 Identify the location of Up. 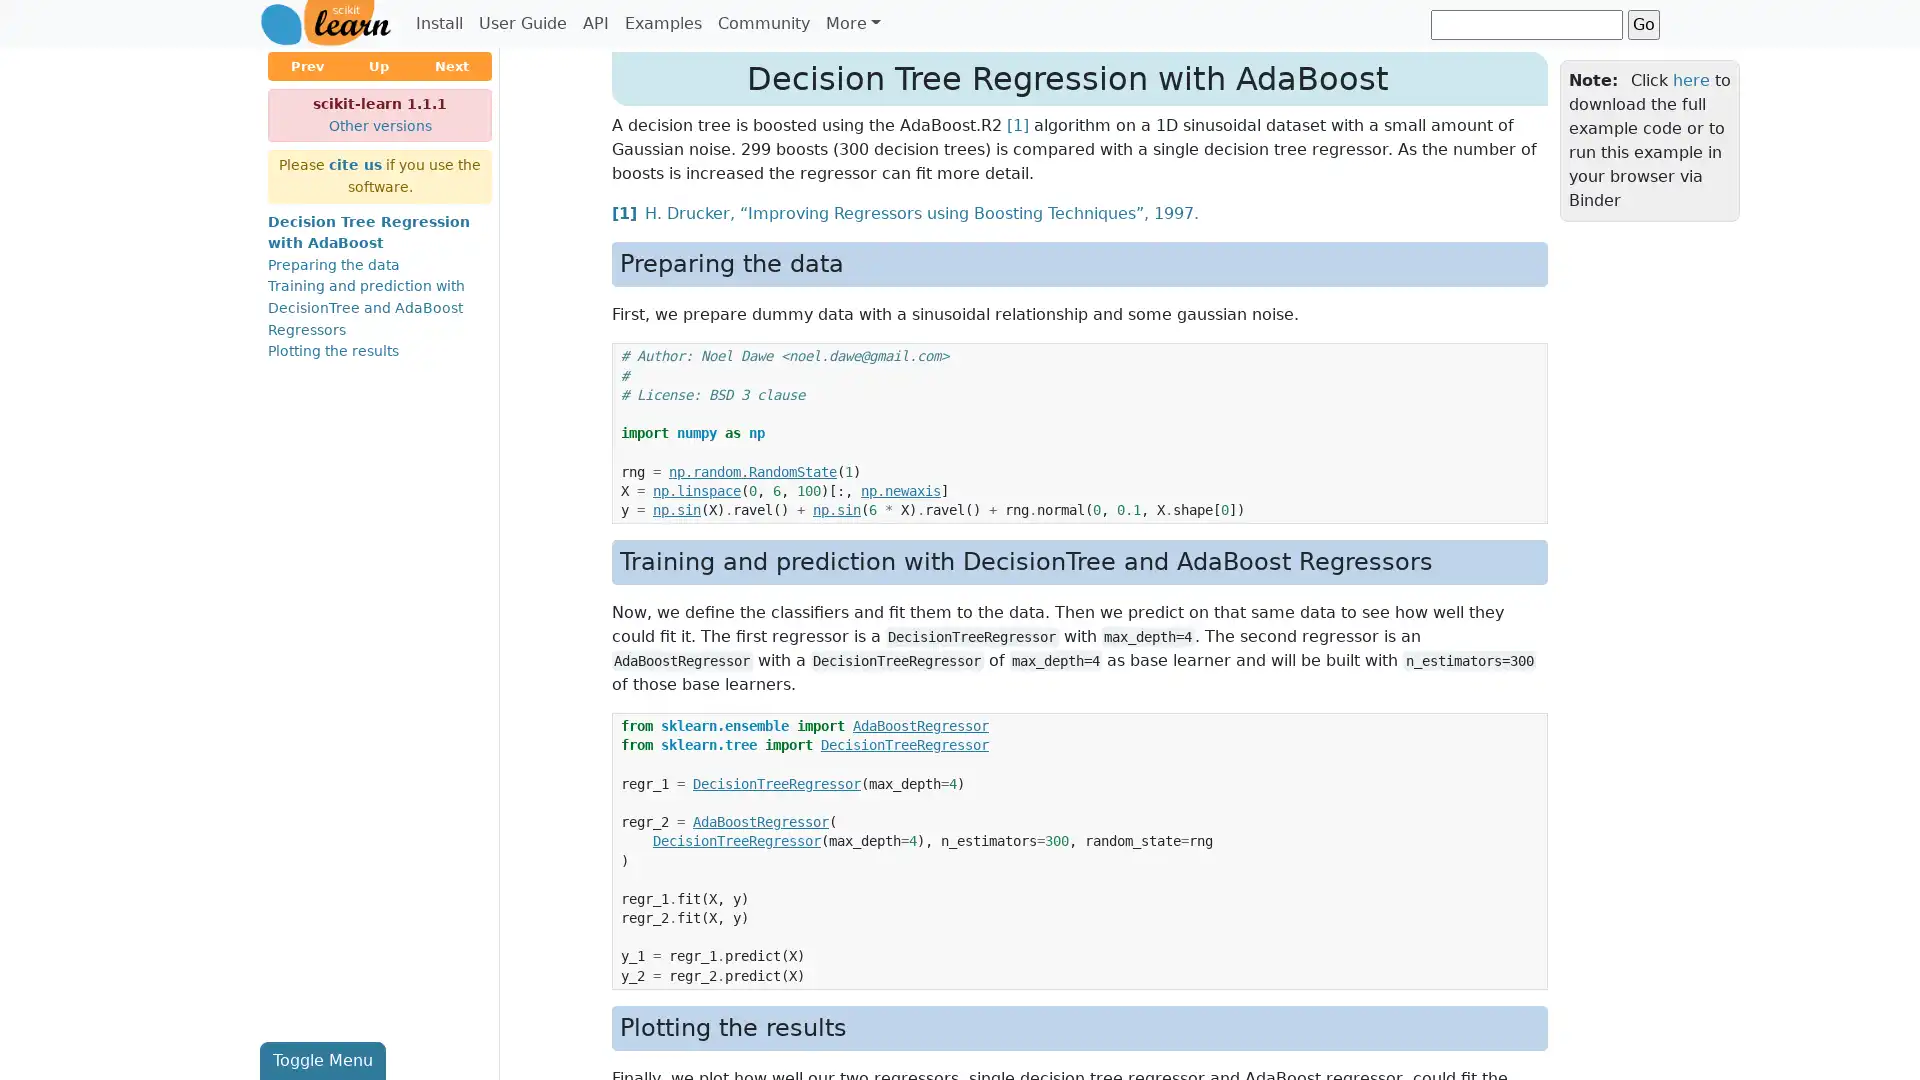
(379, 65).